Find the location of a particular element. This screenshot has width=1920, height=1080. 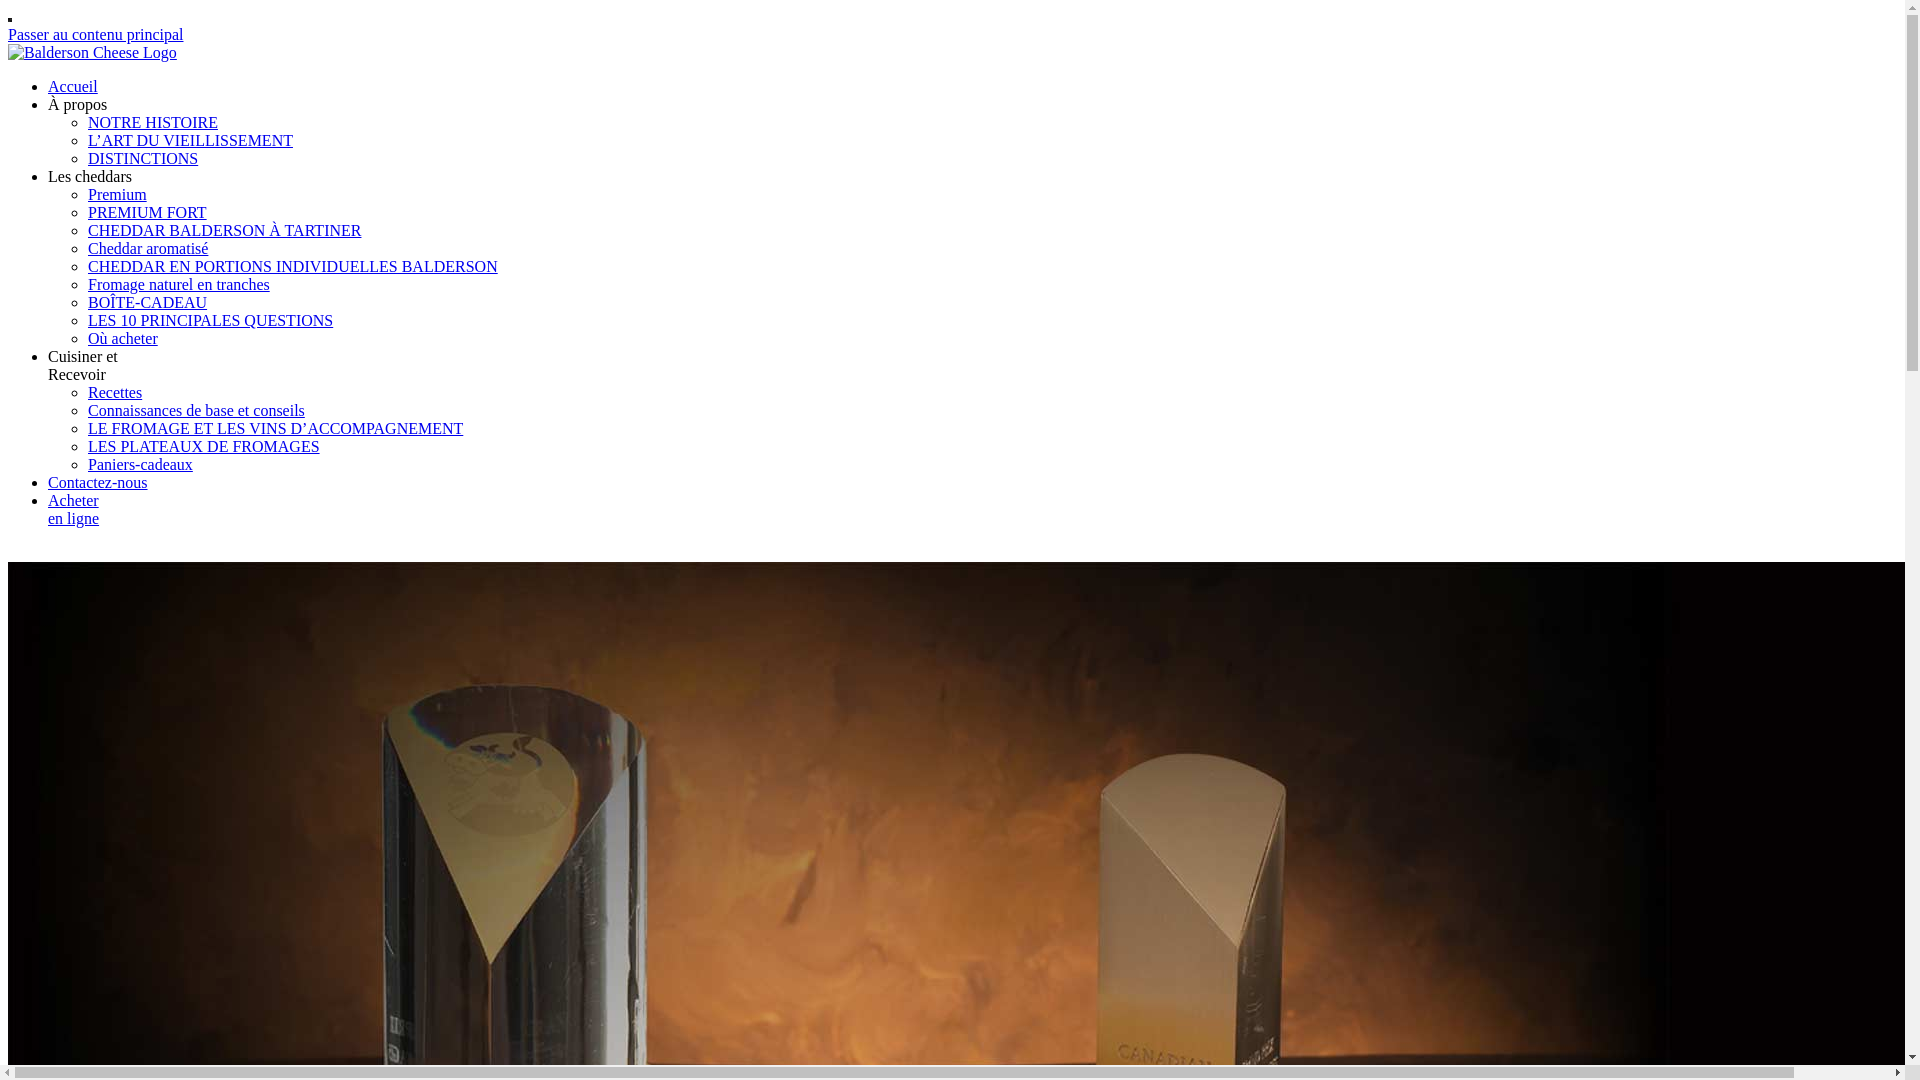

'LES PLATEAUX DE FROMAGES' is located at coordinates (203, 445).